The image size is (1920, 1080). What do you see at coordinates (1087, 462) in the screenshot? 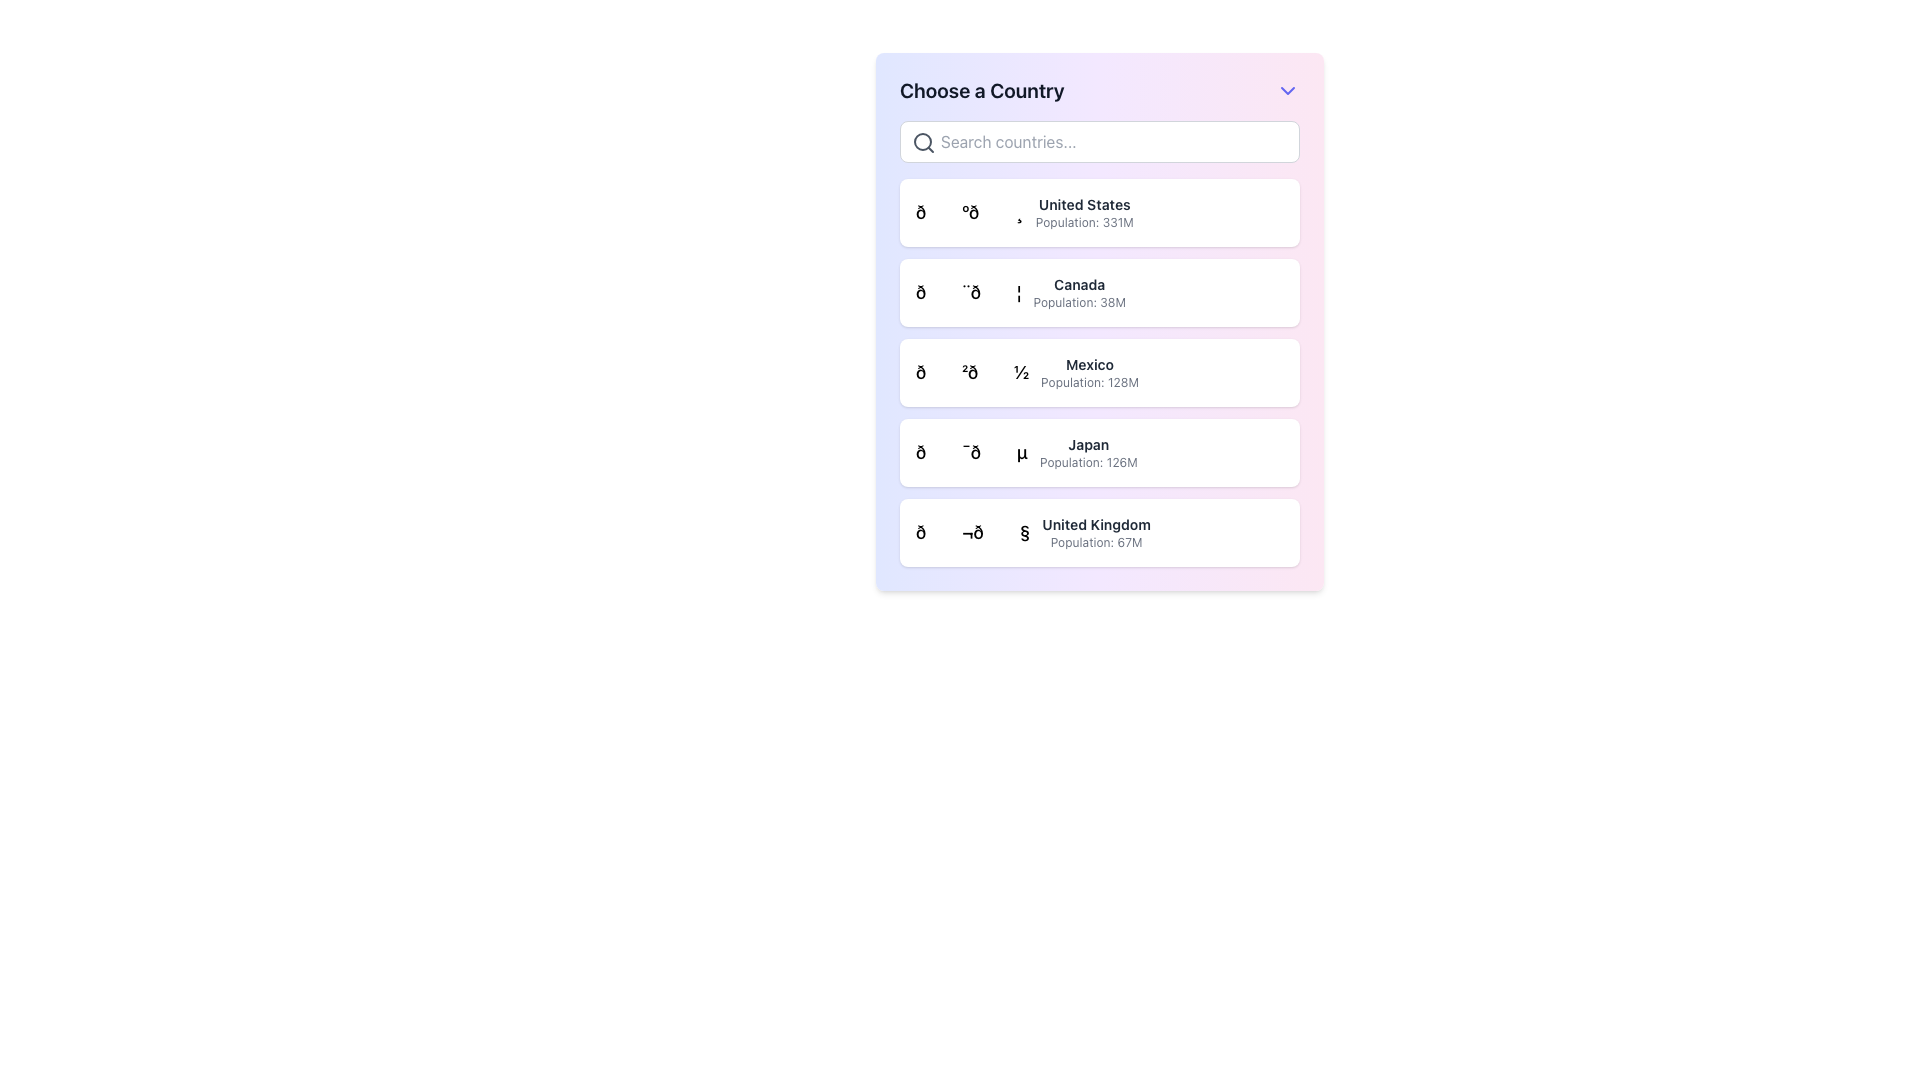
I see `the text label displaying 'Population: 126M' located under the main title 'Japan' in the fourth entry of the list` at bounding box center [1087, 462].